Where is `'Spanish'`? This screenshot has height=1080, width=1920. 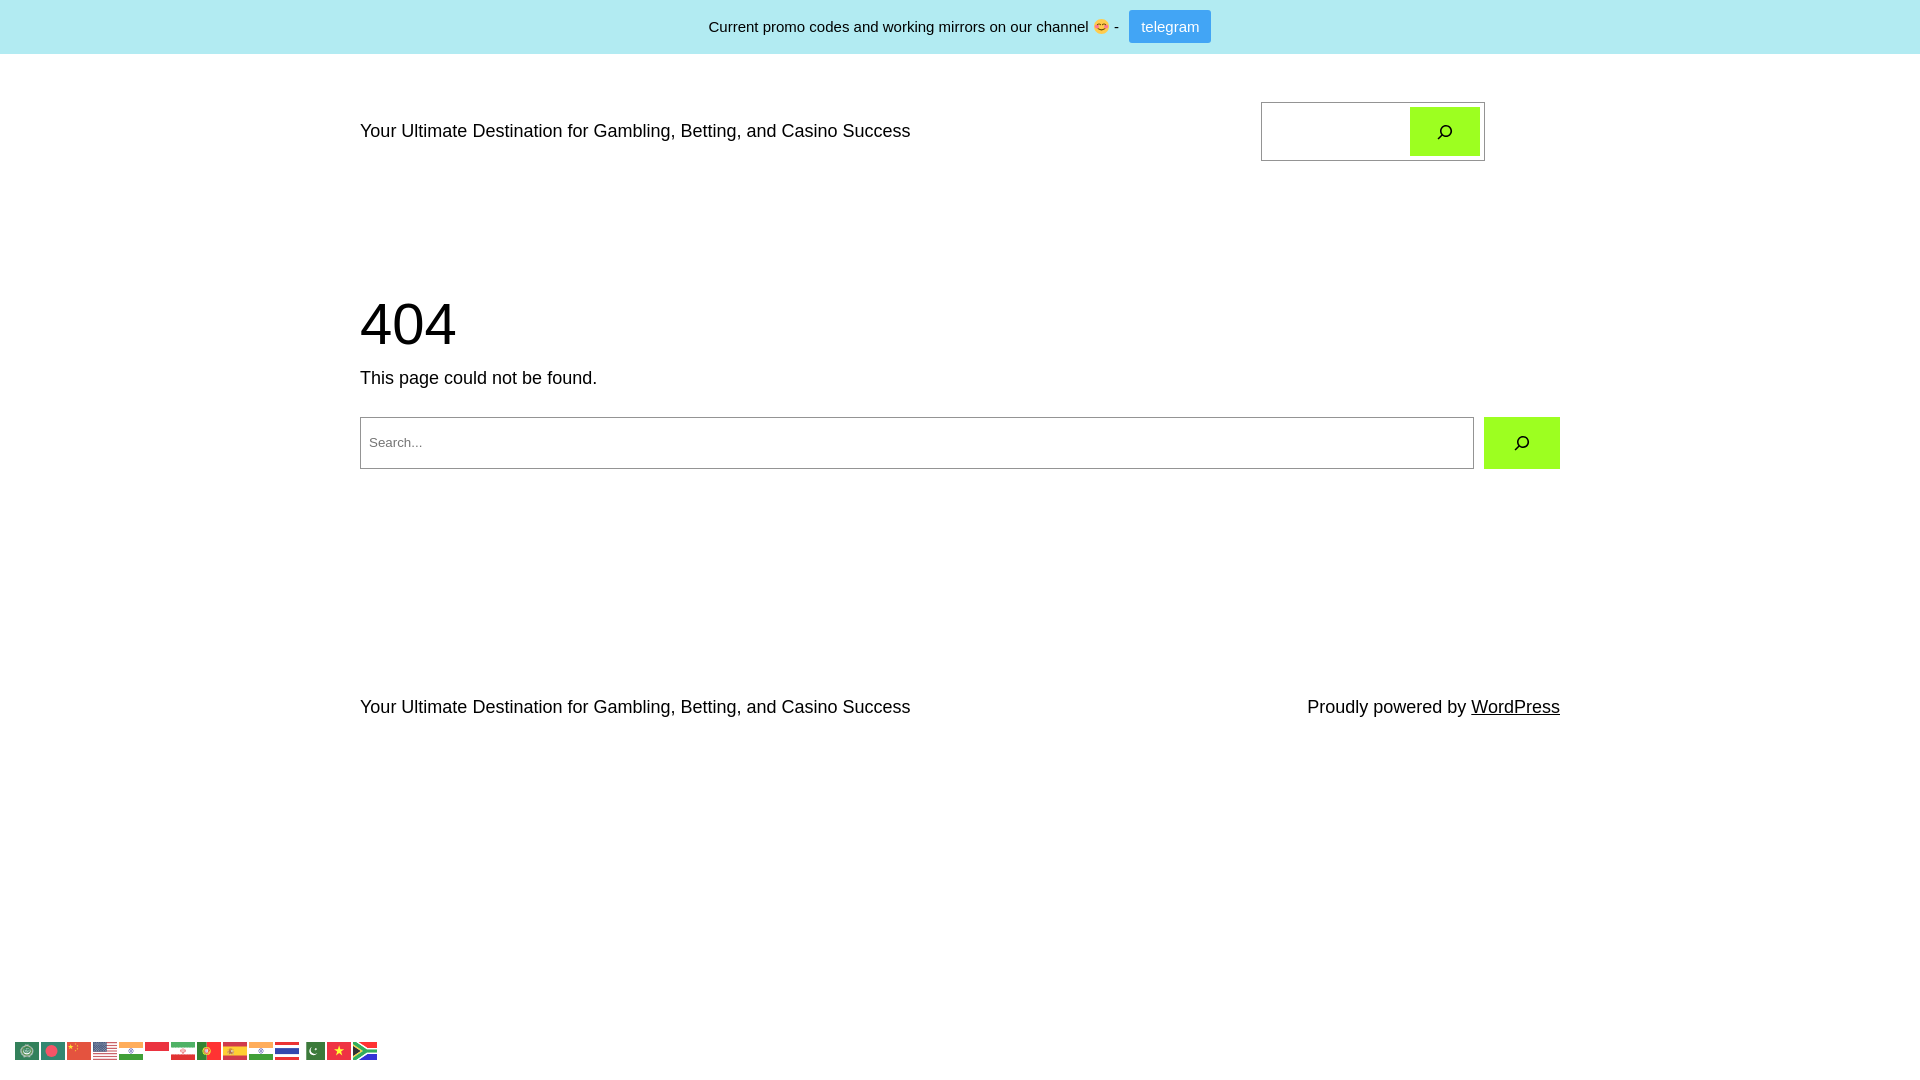 'Spanish' is located at coordinates (235, 1048).